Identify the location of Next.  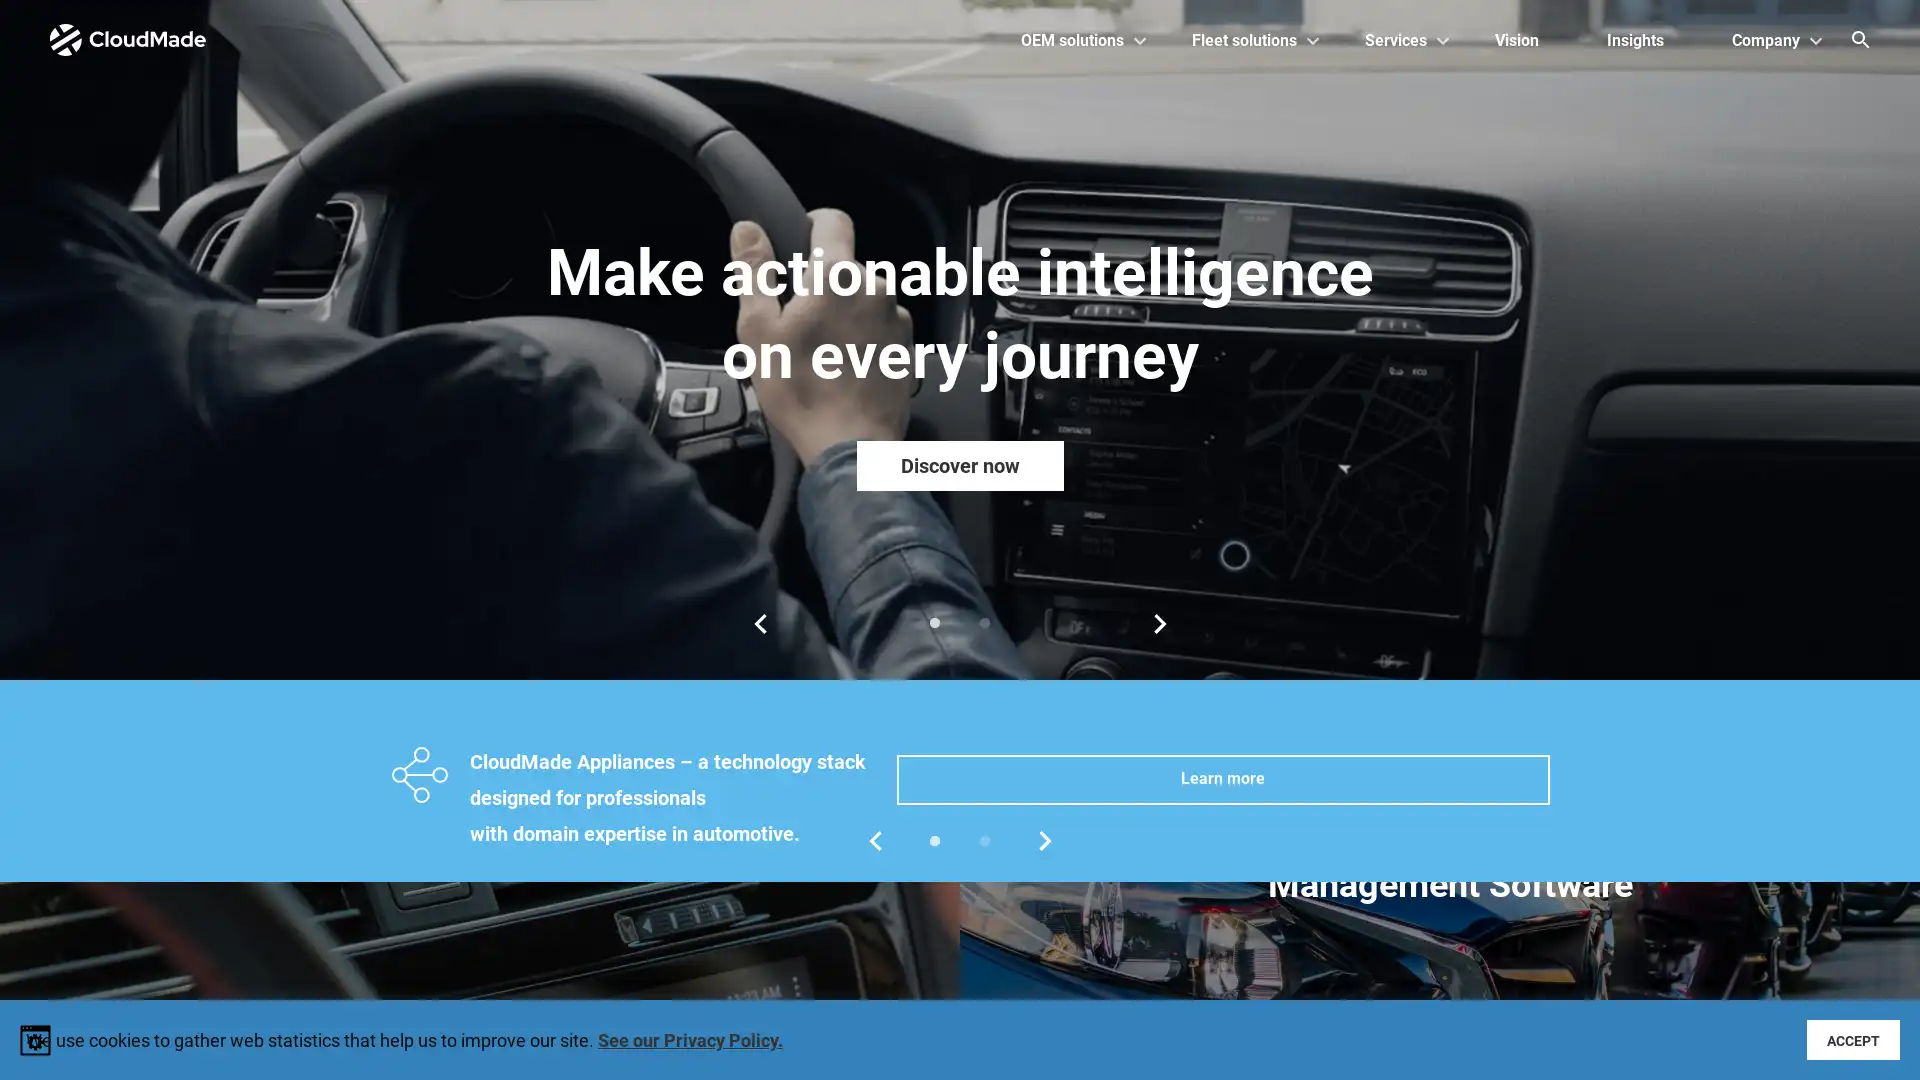
(1160, 623).